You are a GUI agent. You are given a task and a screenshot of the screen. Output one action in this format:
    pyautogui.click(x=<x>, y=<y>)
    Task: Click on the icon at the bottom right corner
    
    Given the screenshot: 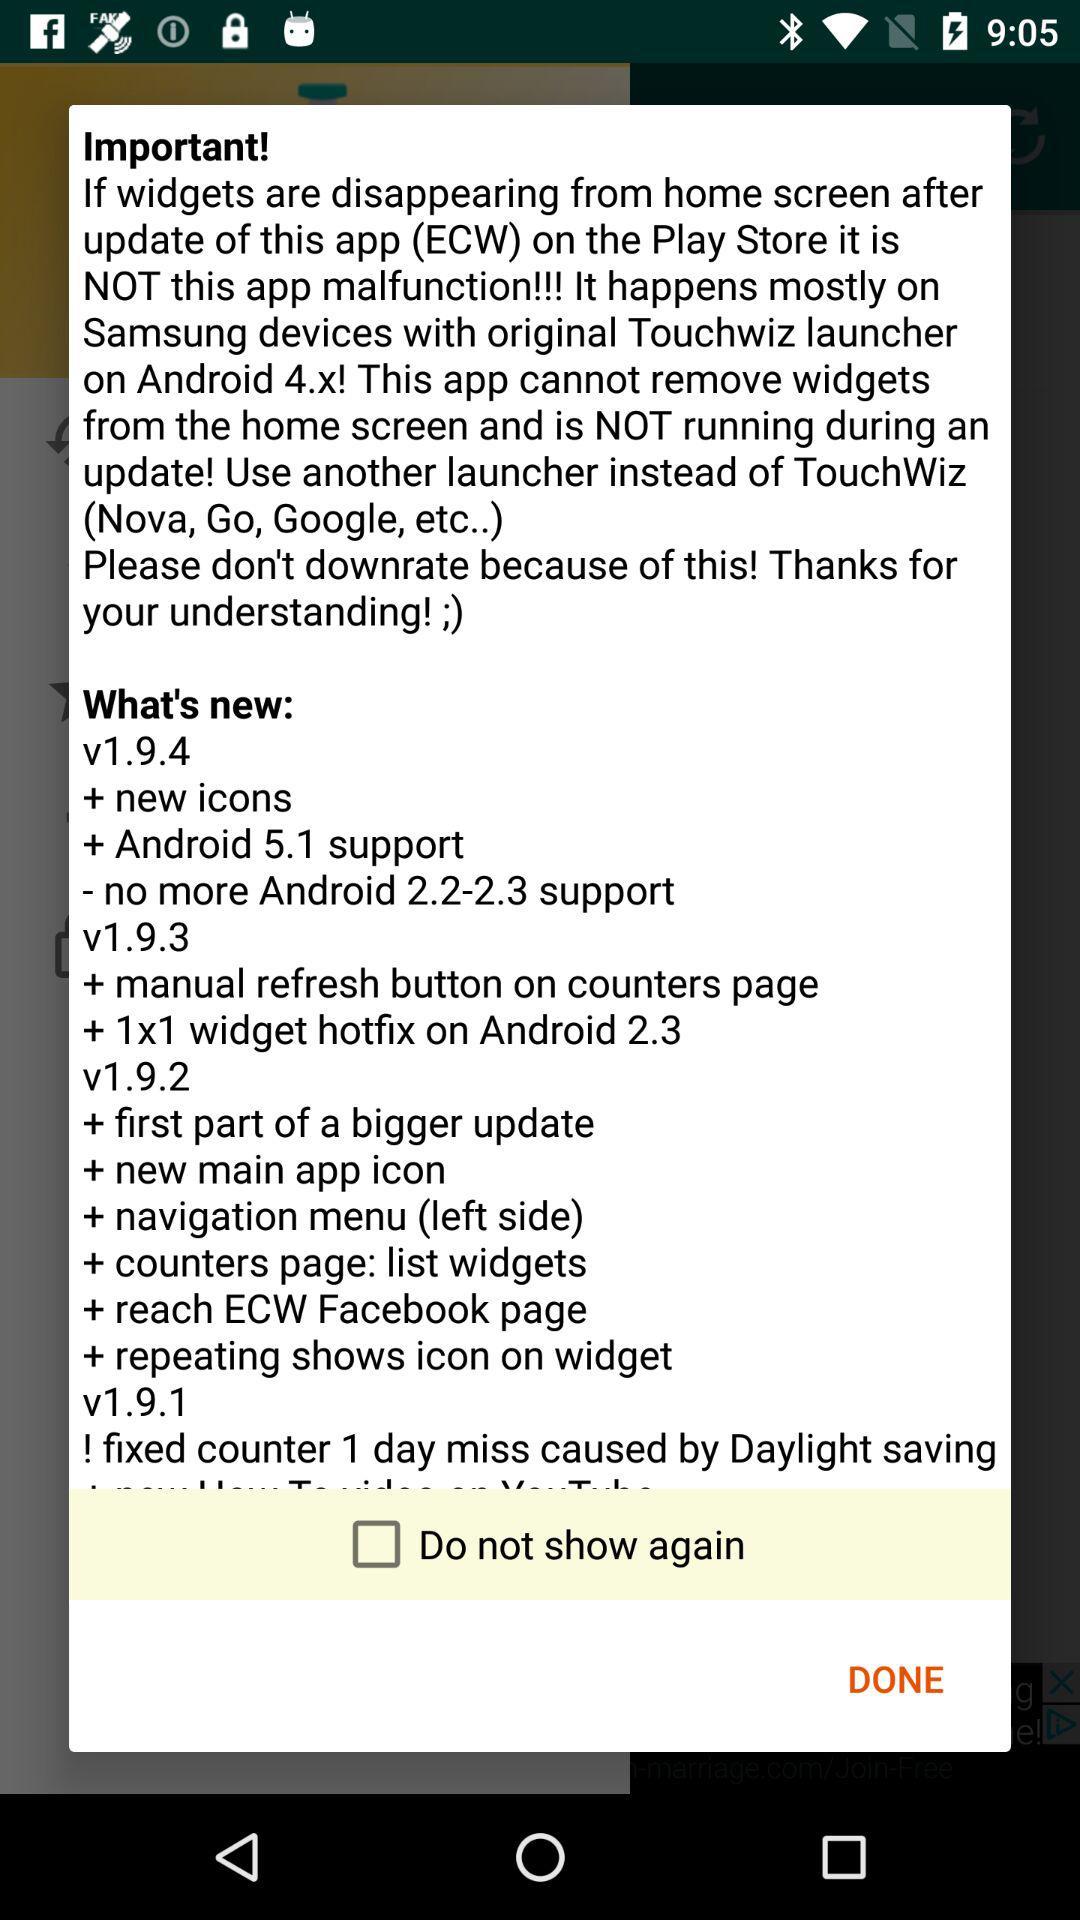 What is the action you would take?
    pyautogui.click(x=894, y=1678)
    